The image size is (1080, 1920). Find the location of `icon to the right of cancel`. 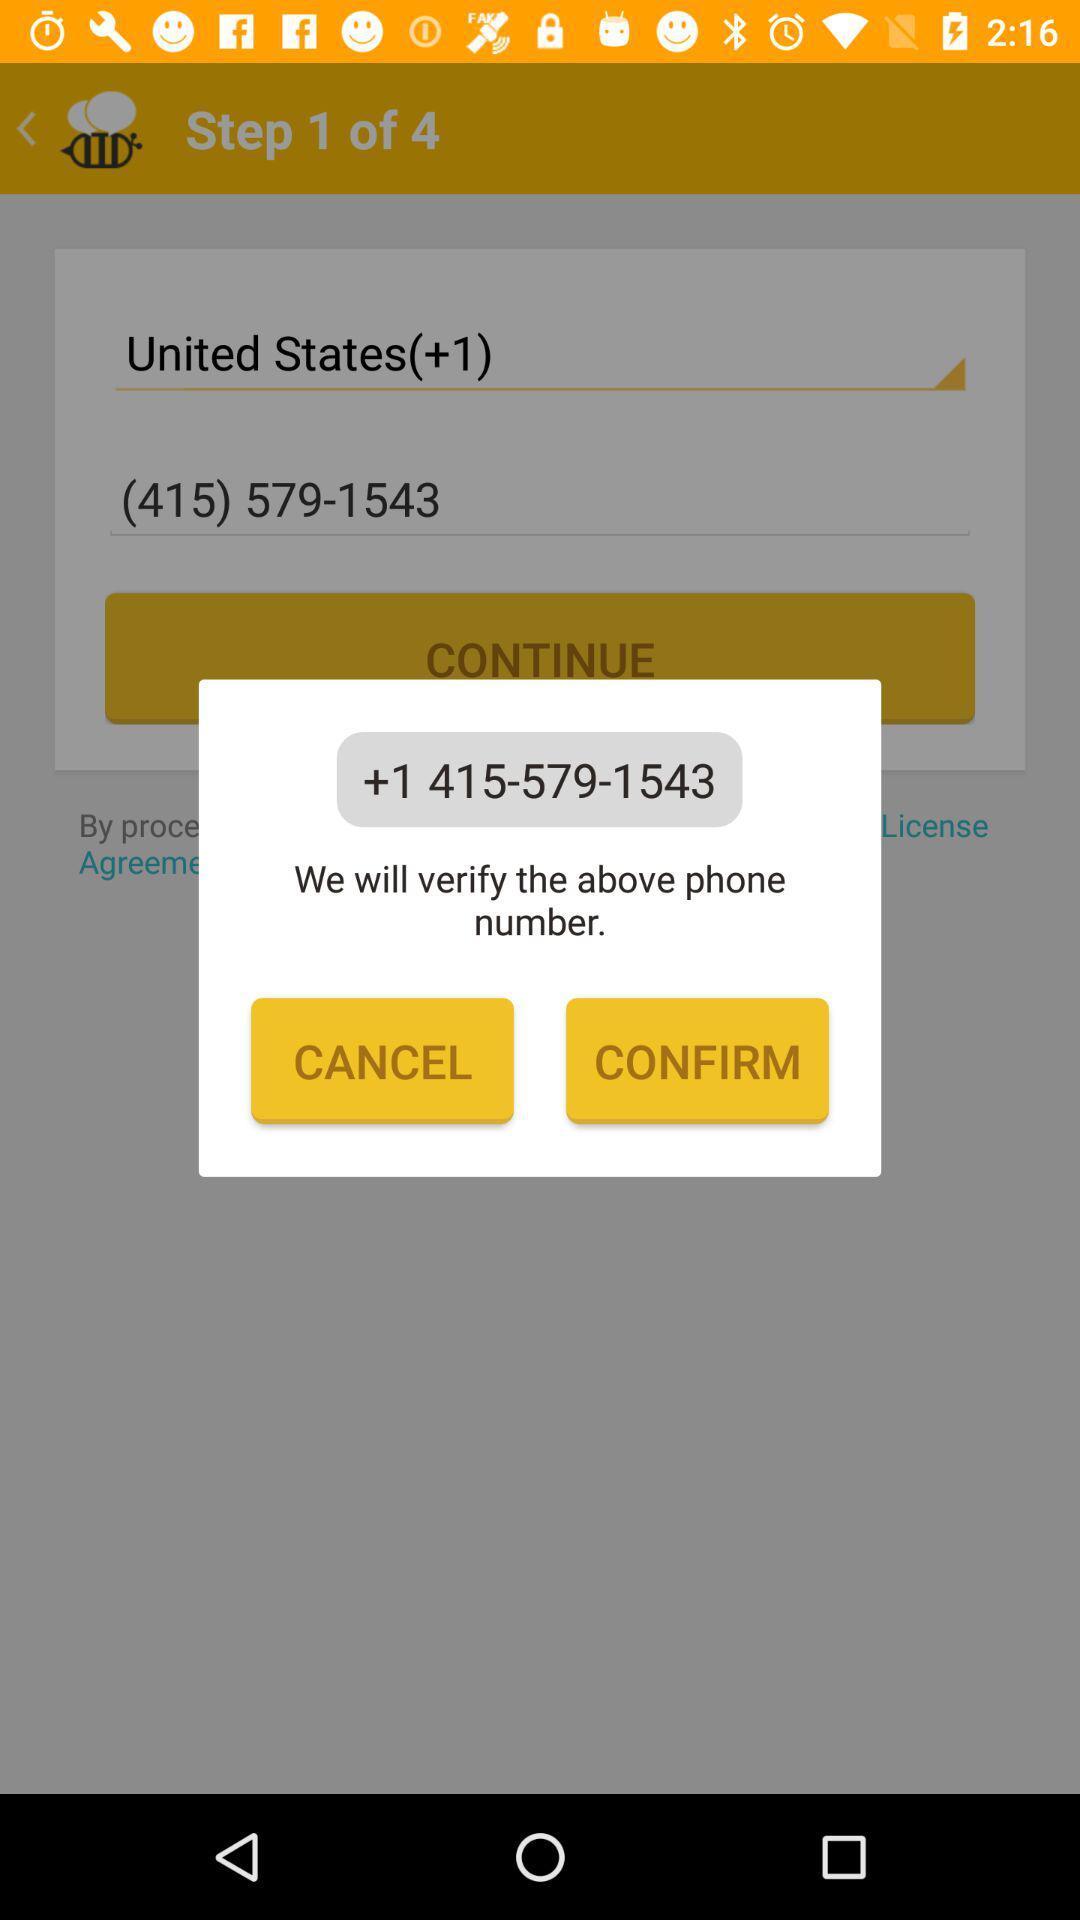

icon to the right of cancel is located at coordinates (696, 1060).